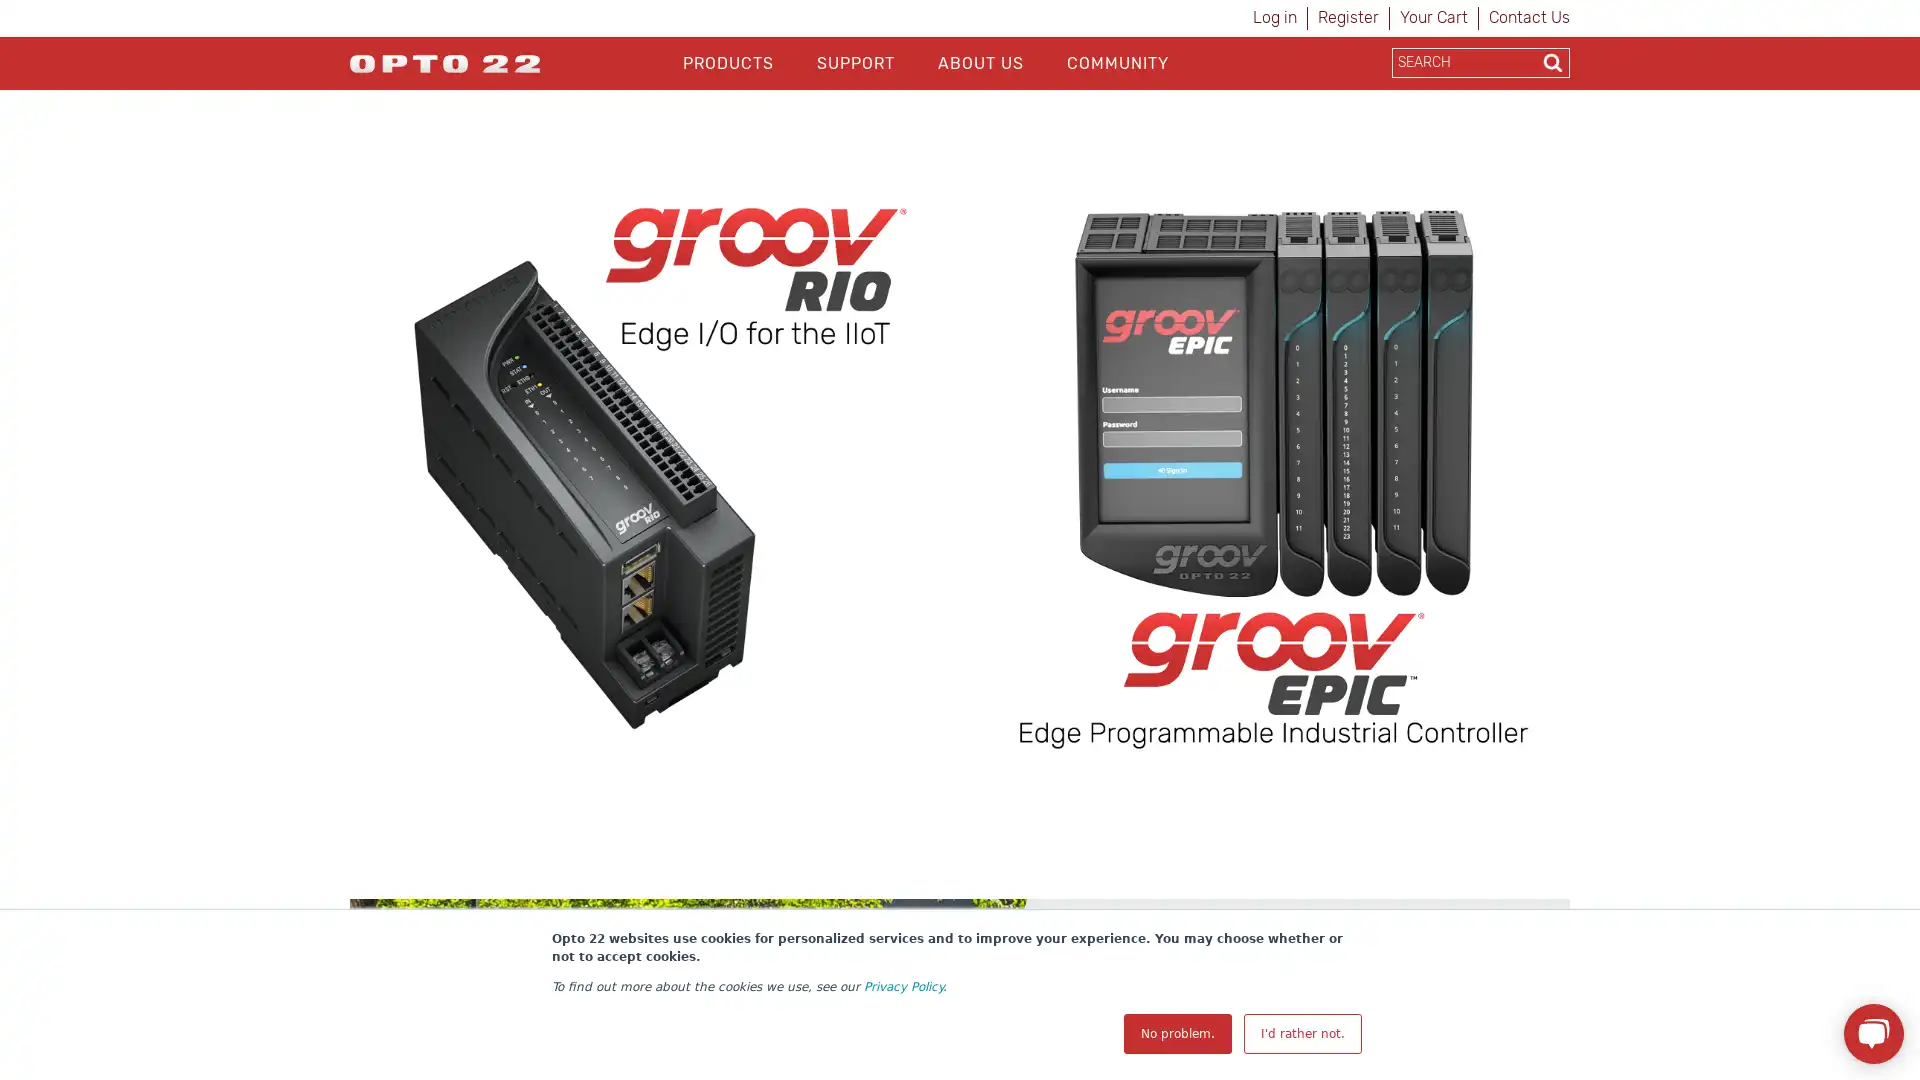 Image resolution: width=1920 pixels, height=1080 pixels. What do you see at coordinates (1552, 60) in the screenshot?
I see `Search` at bounding box center [1552, 60].